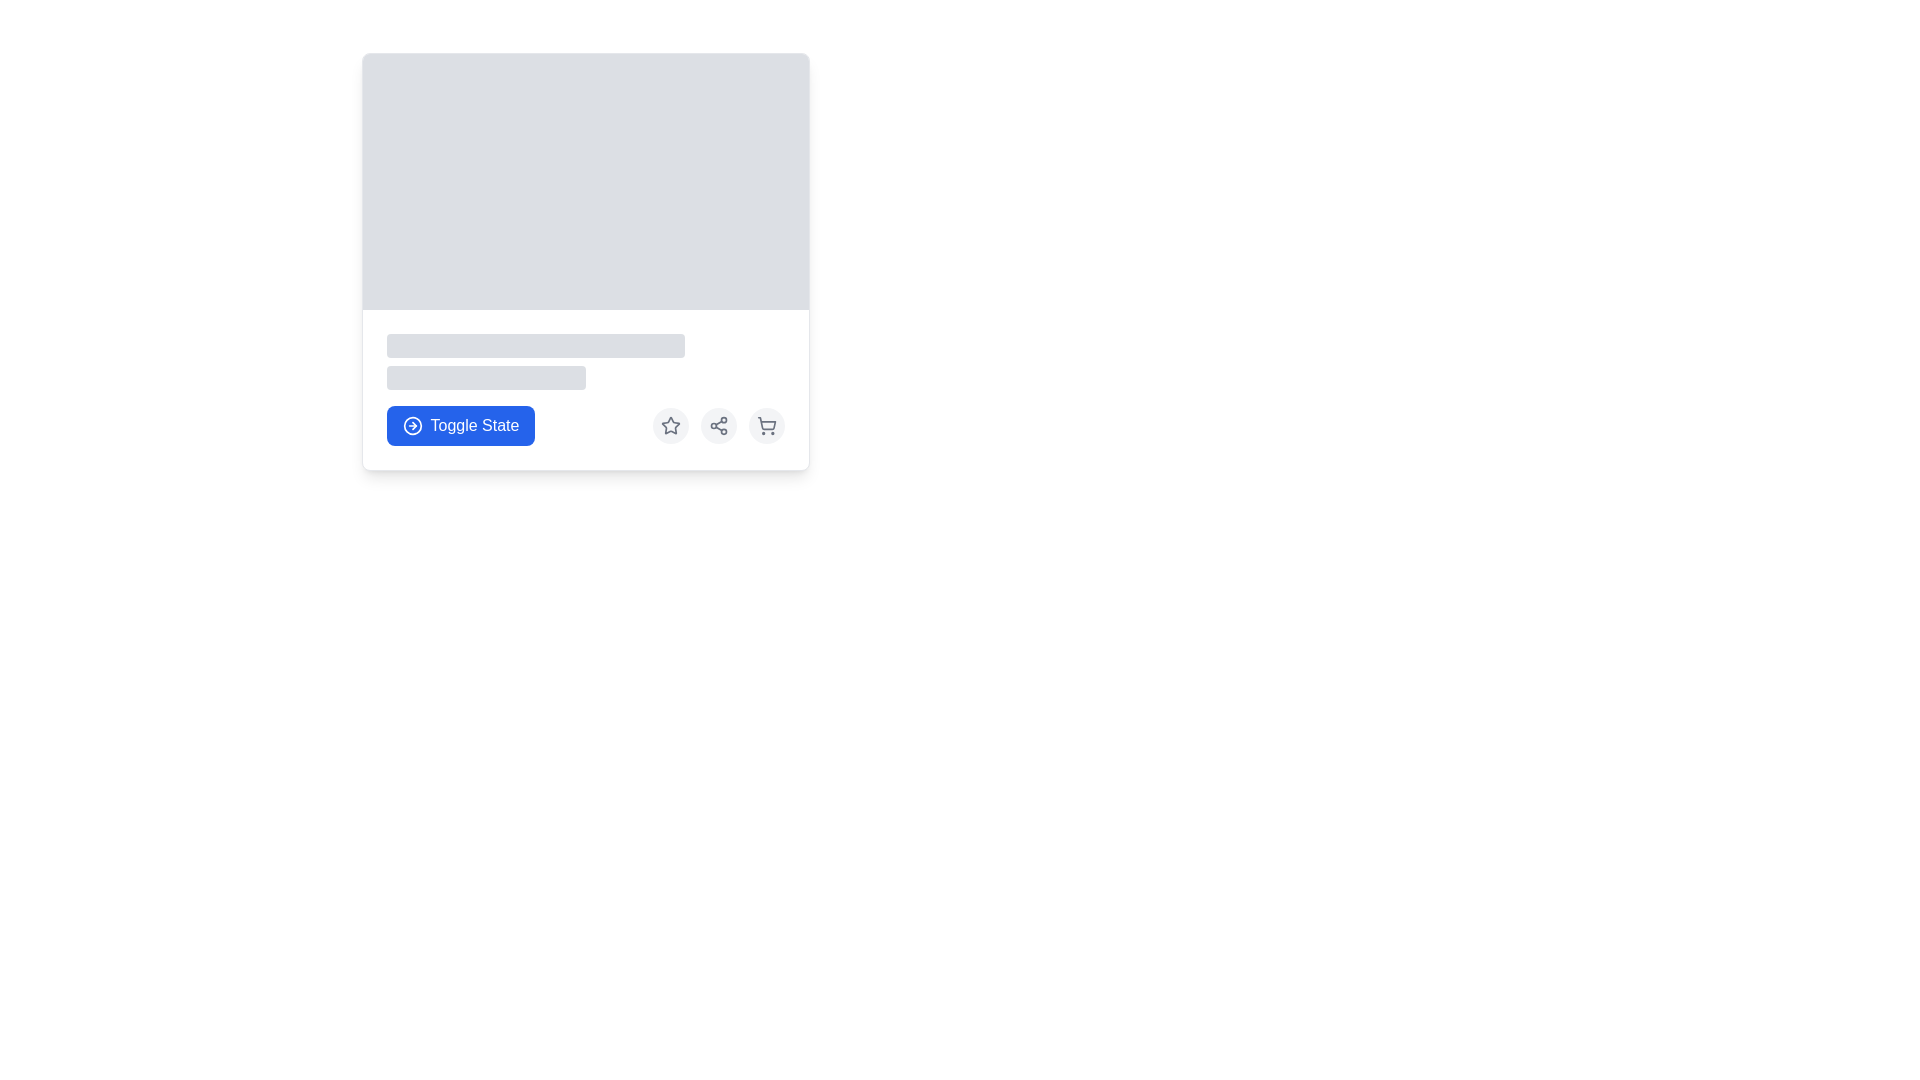 The height and width of the screenshot is (1080, 1920). Describe the element at coordinates (718, 424) in the screenshot. I see `the sharing button located at the bottom center of the card-like section, positioned between the star button and the shopping cart button` at that location.